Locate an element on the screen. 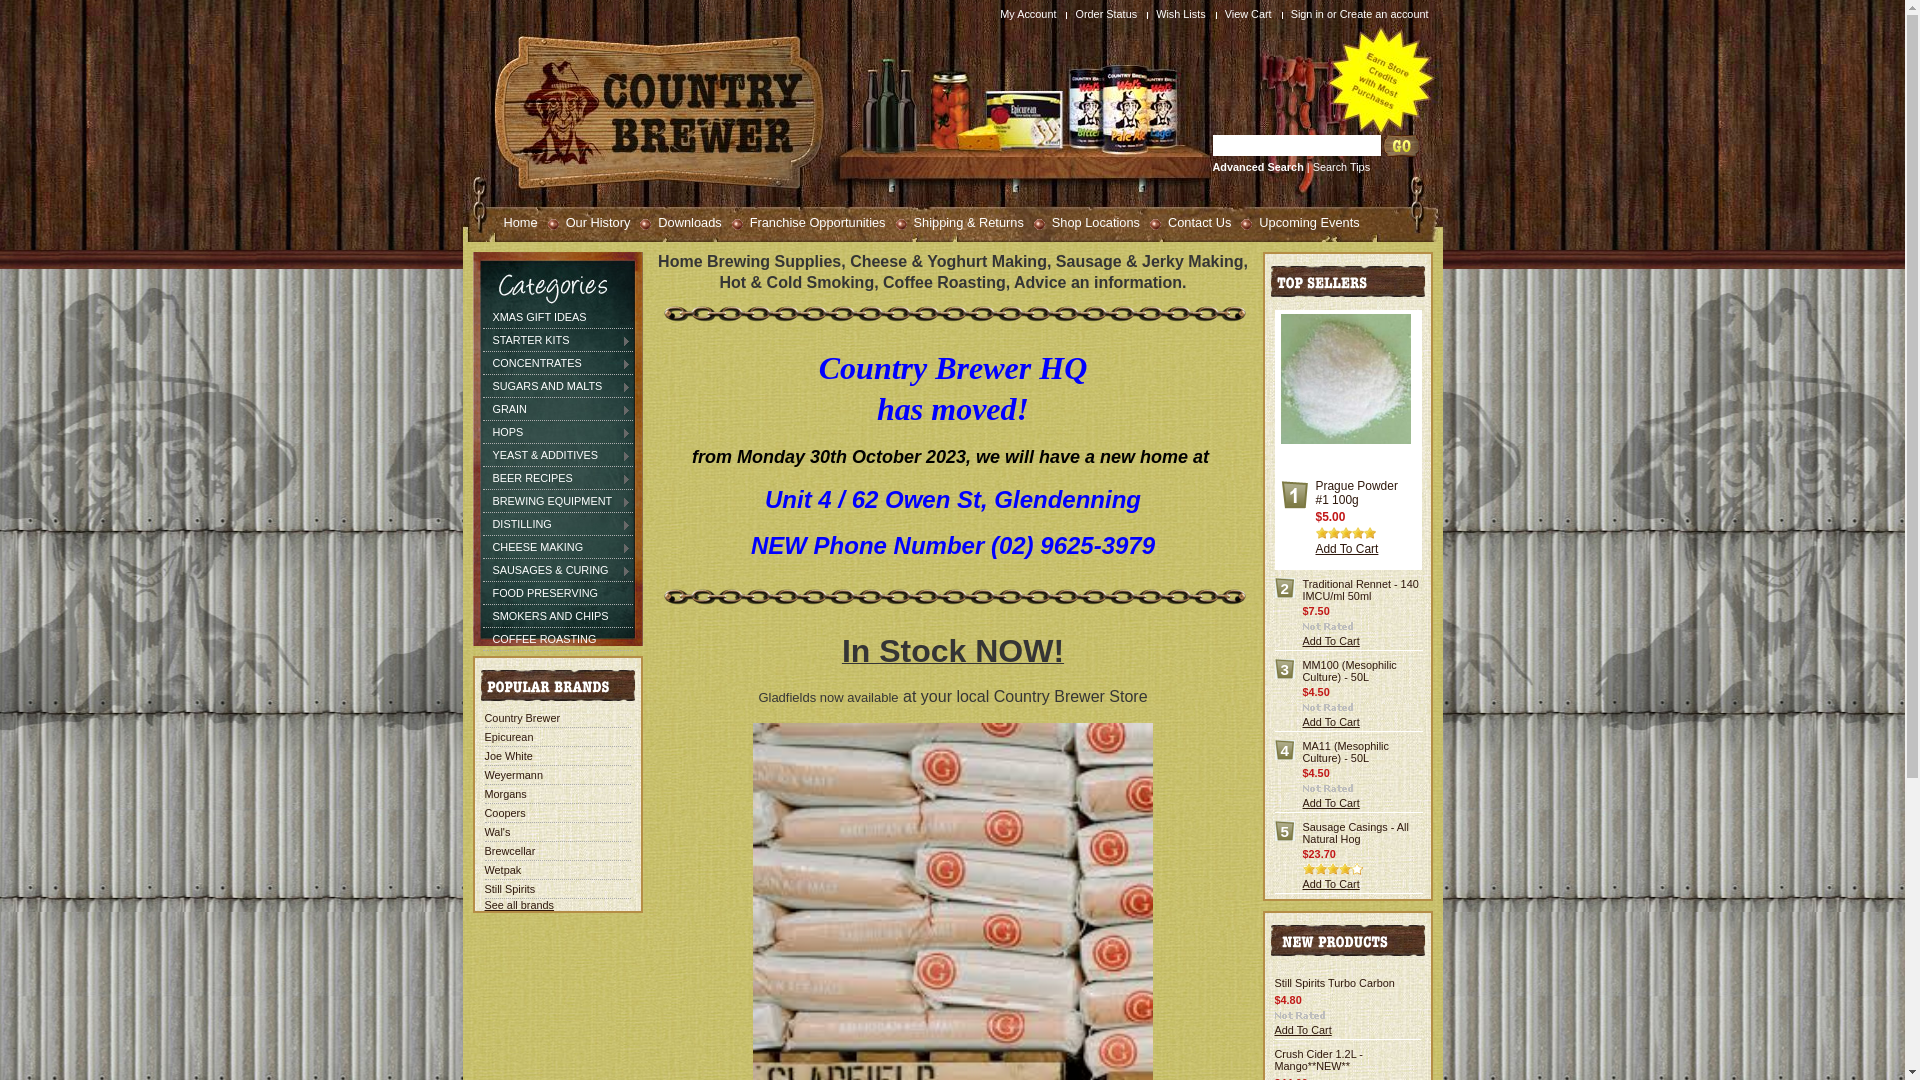 This screenshot has height=1080, width=1920. 'Create an account' is located at coordinates (1339, 14).